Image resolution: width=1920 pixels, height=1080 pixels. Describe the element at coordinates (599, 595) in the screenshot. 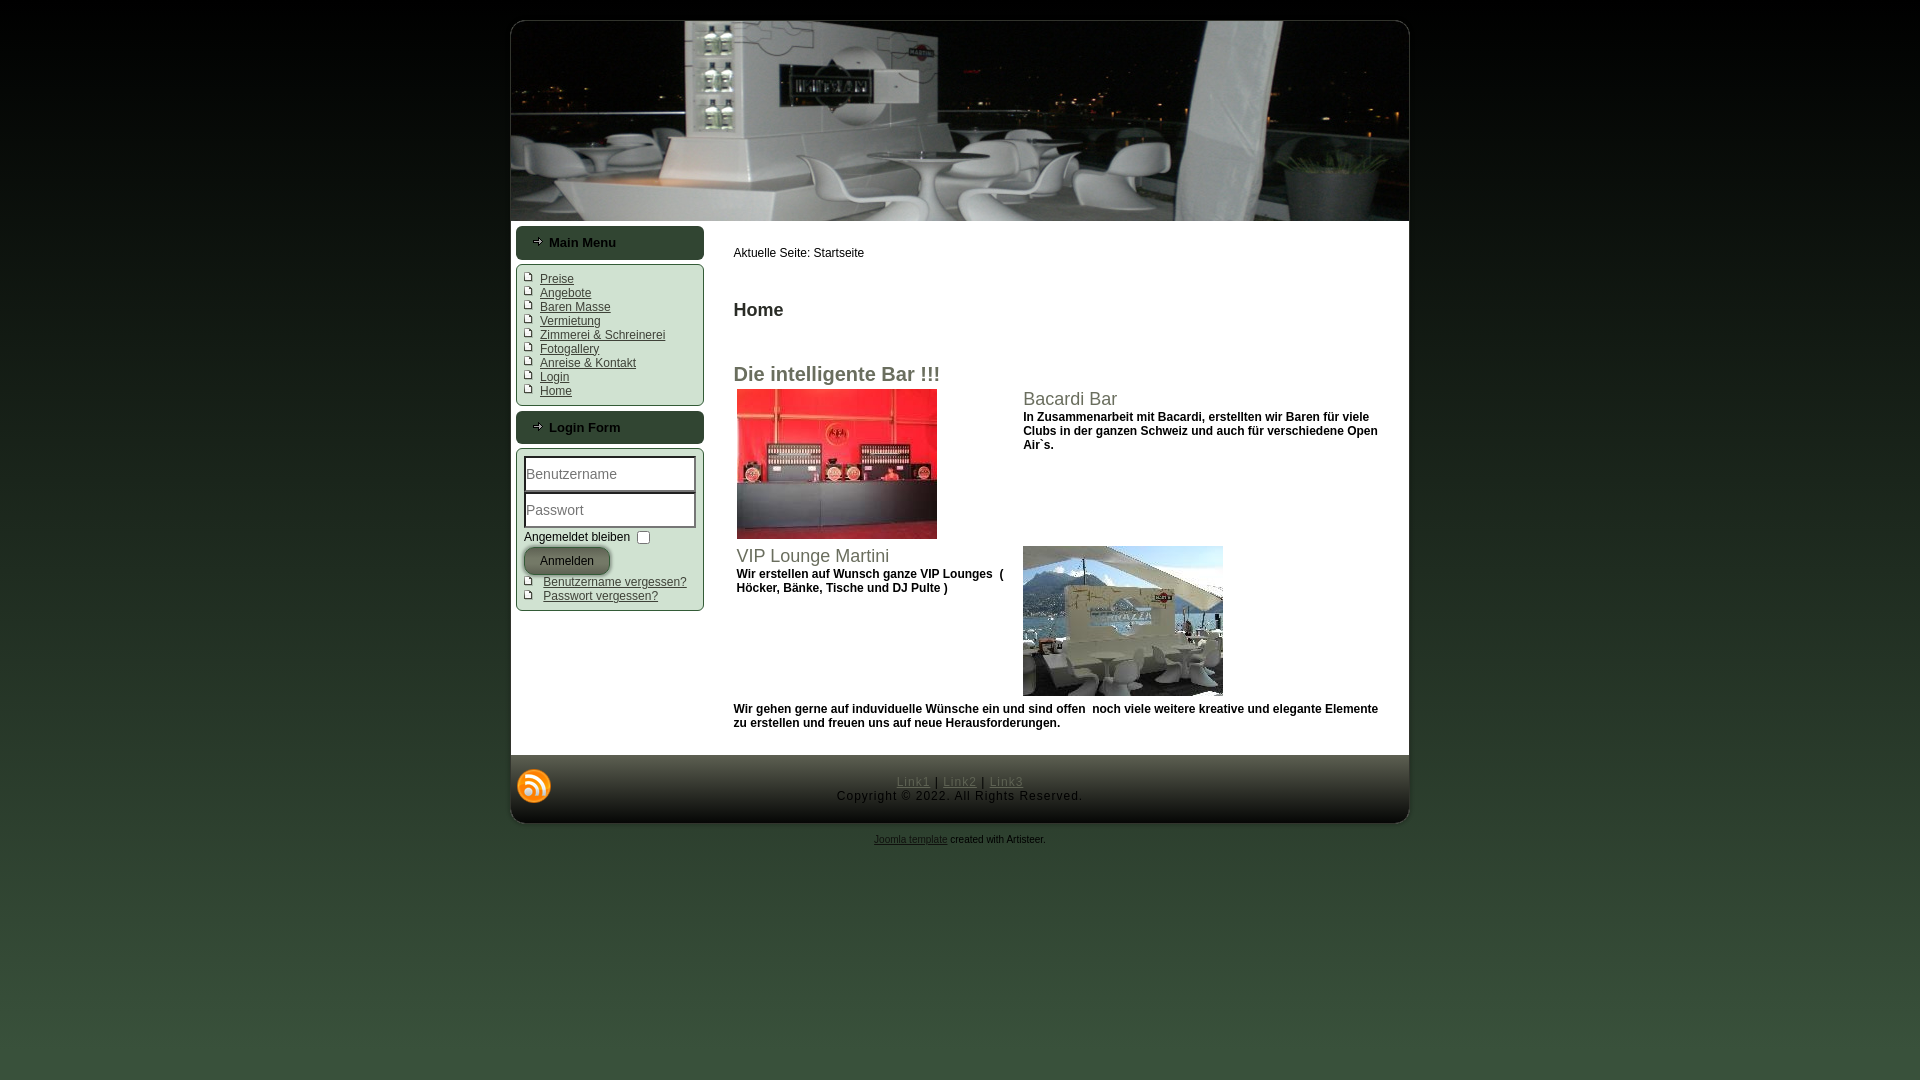

I see `'Passwort vergessen?'` at that location.